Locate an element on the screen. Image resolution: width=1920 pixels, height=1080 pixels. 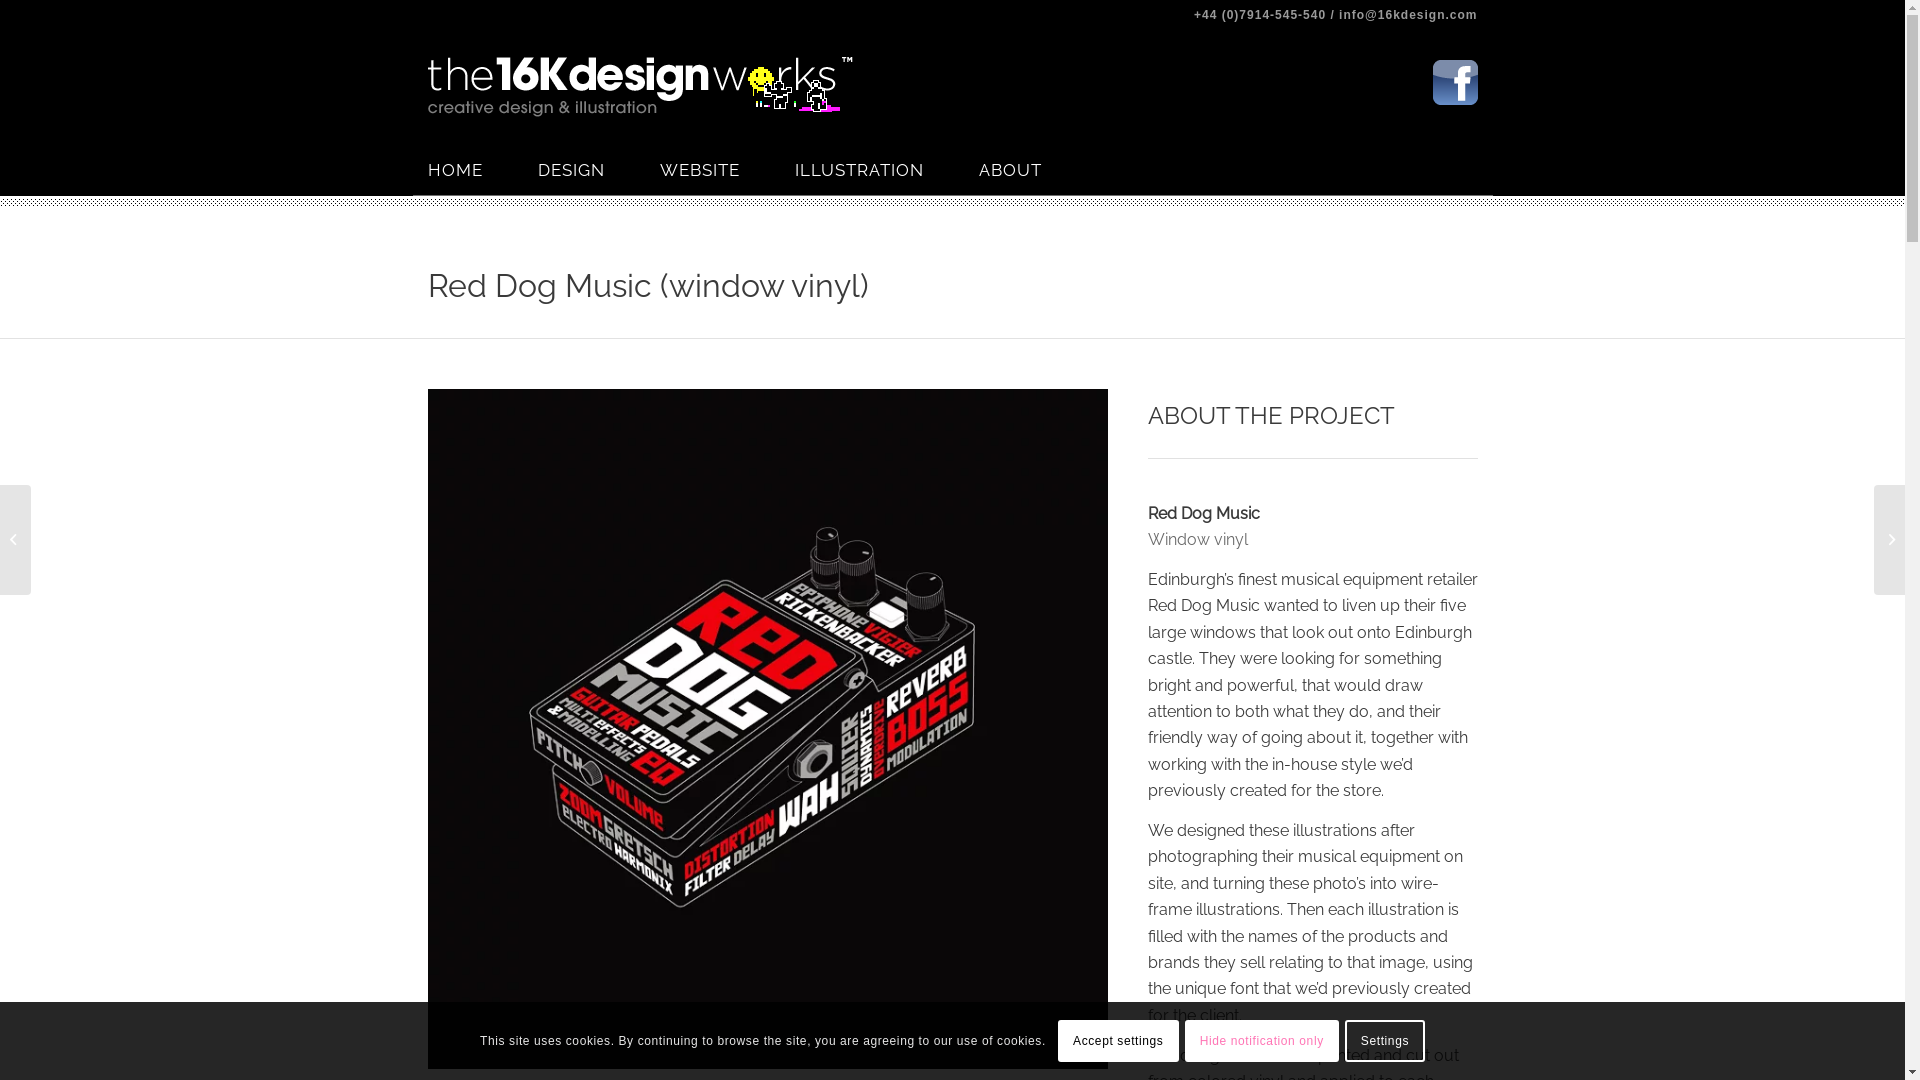
'DESIGN' is located at coordinates (598, 168).